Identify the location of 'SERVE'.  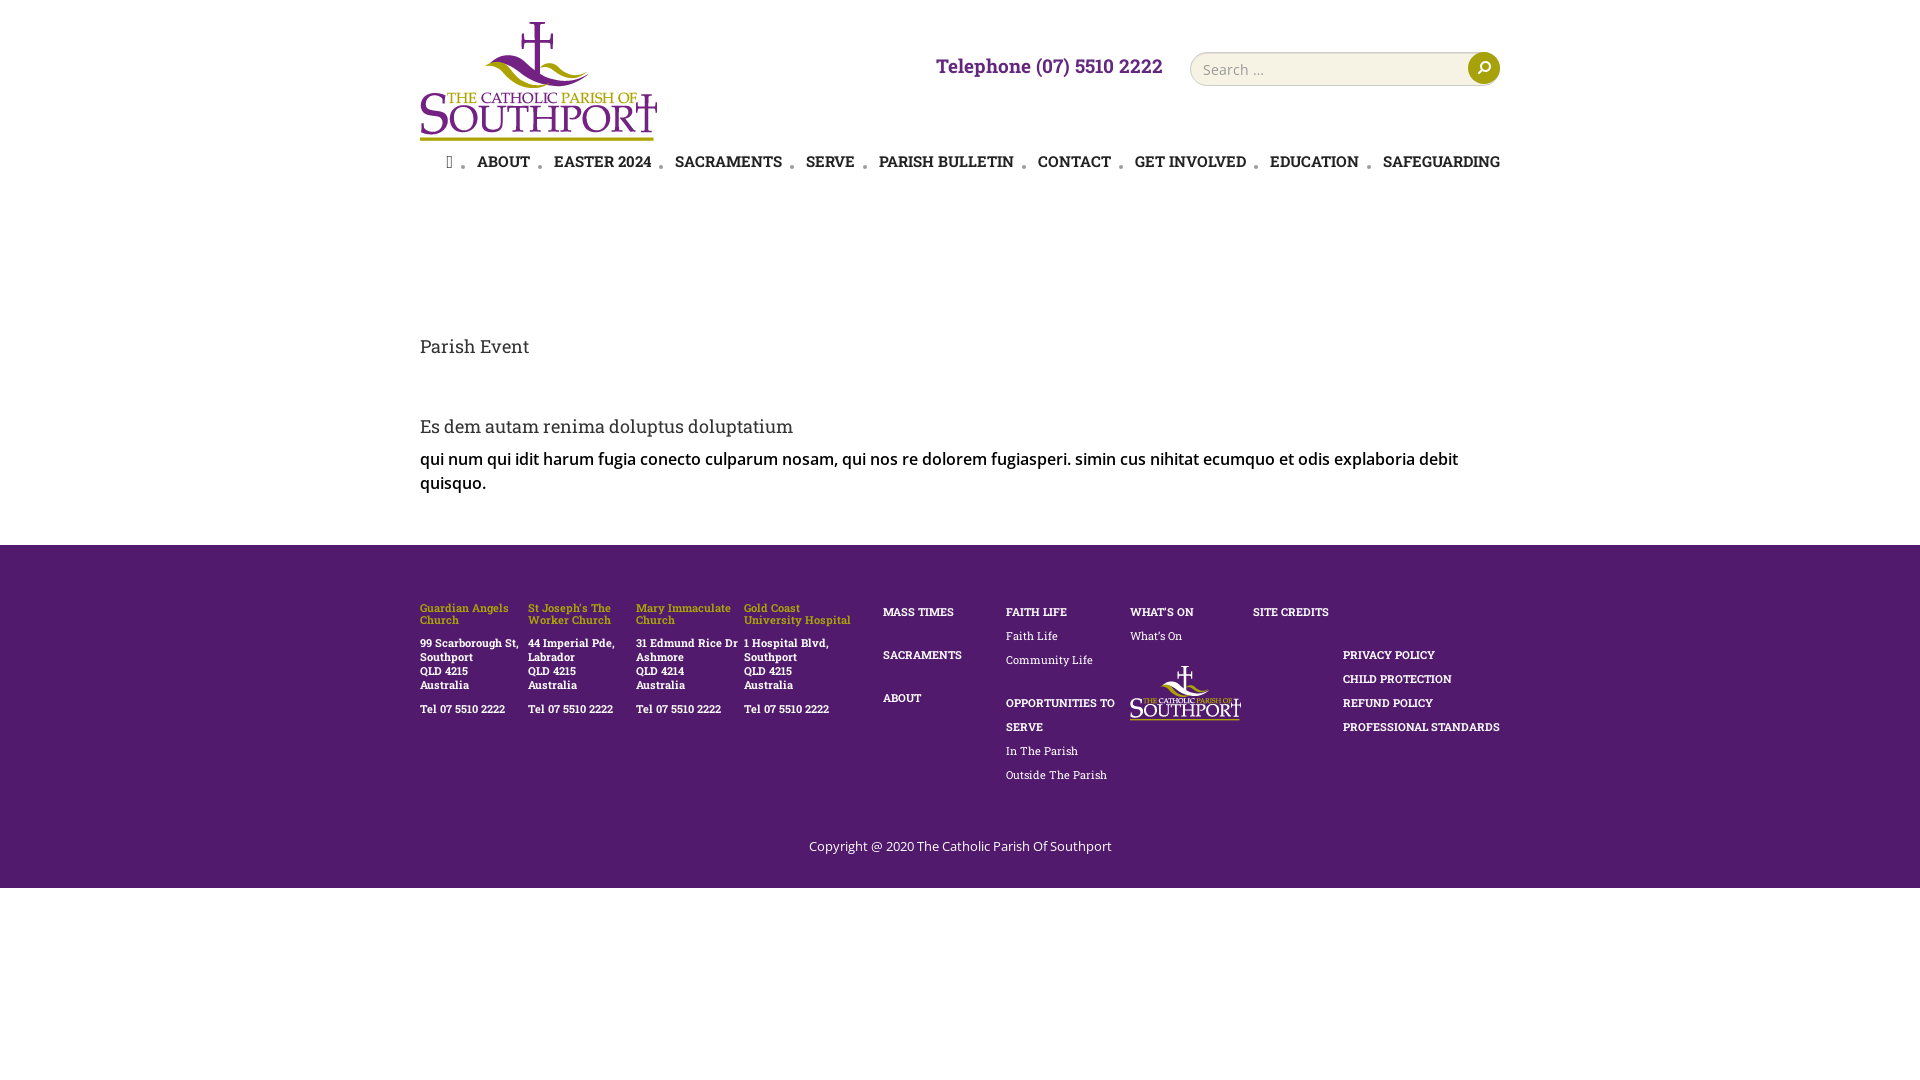
(806, 160).